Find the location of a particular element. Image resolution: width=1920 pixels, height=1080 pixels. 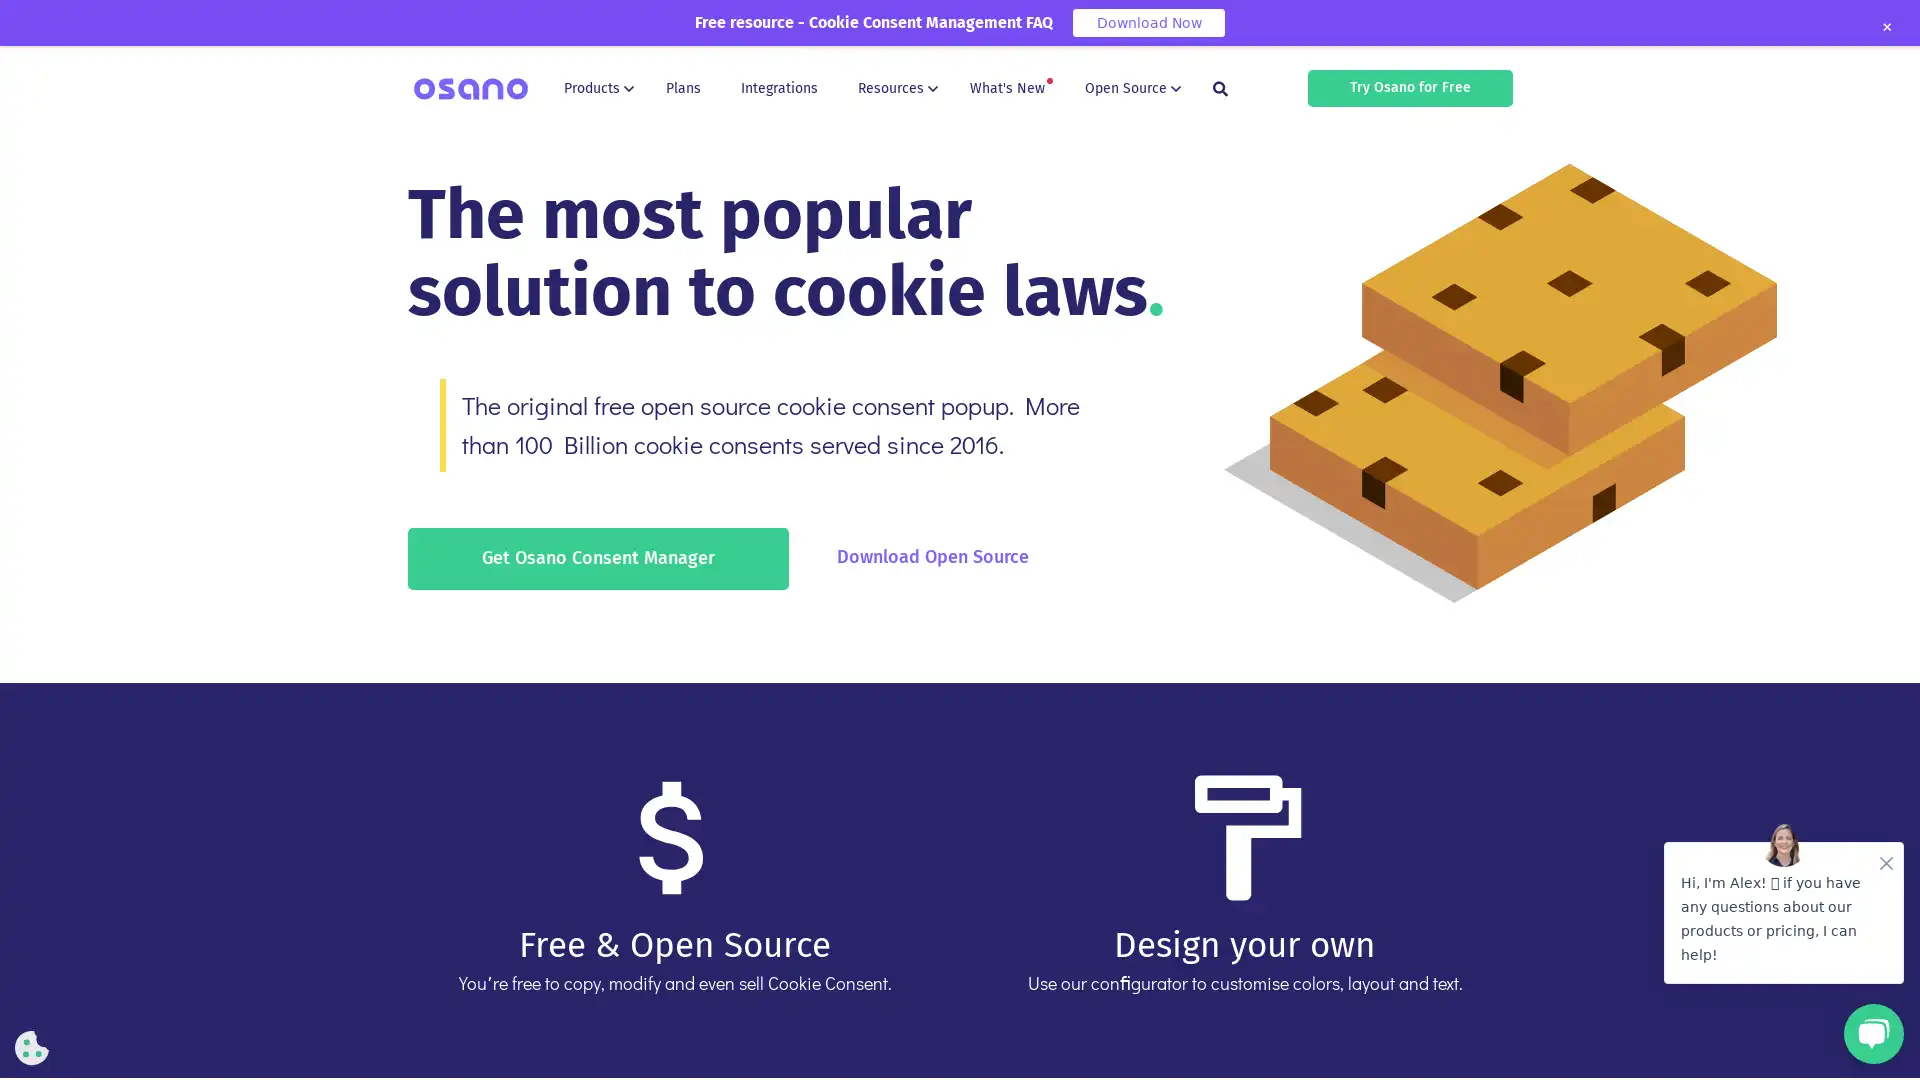

Cookie Preferences is located at coordinates (32, 1047).